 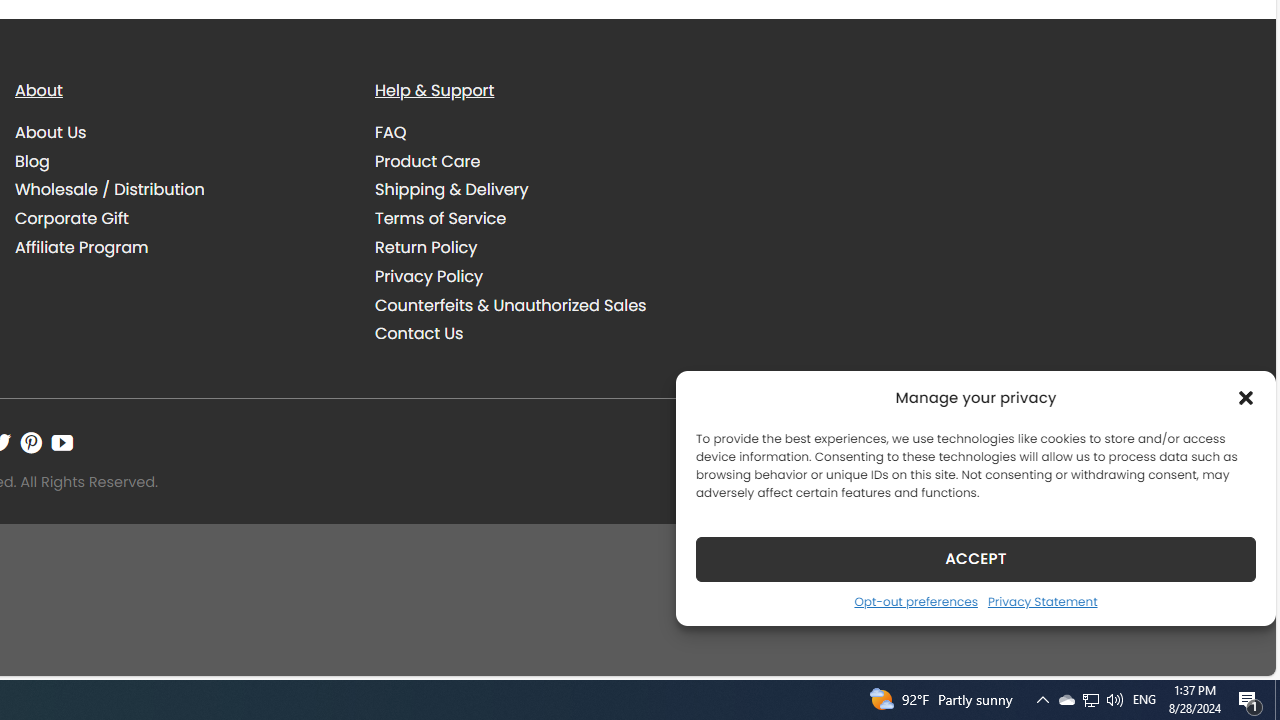 What do you see at coordinates (976, 558) in the screenshot?
I see `'ACCEPT'` at bounding box center [976, 558].